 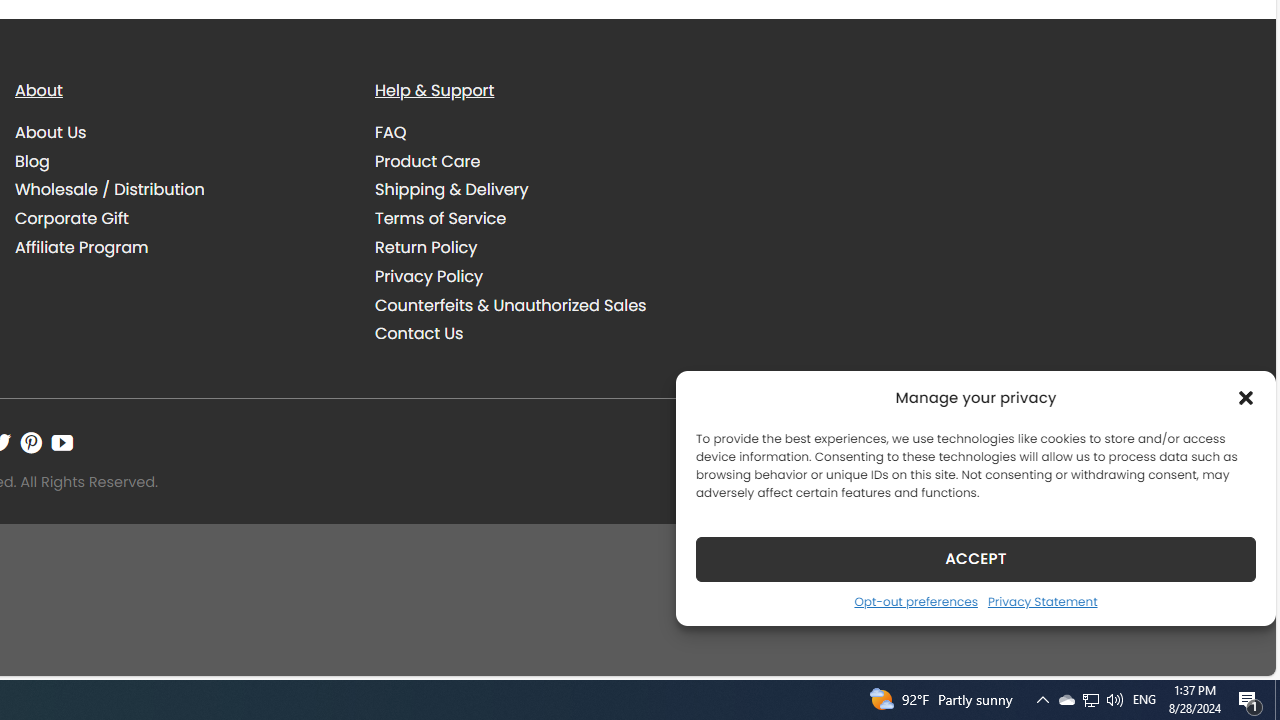 What do you see at coordinates (976, 558) in the screenshot?
I see `'ACCEPT'` at bounding box center [976, 558].